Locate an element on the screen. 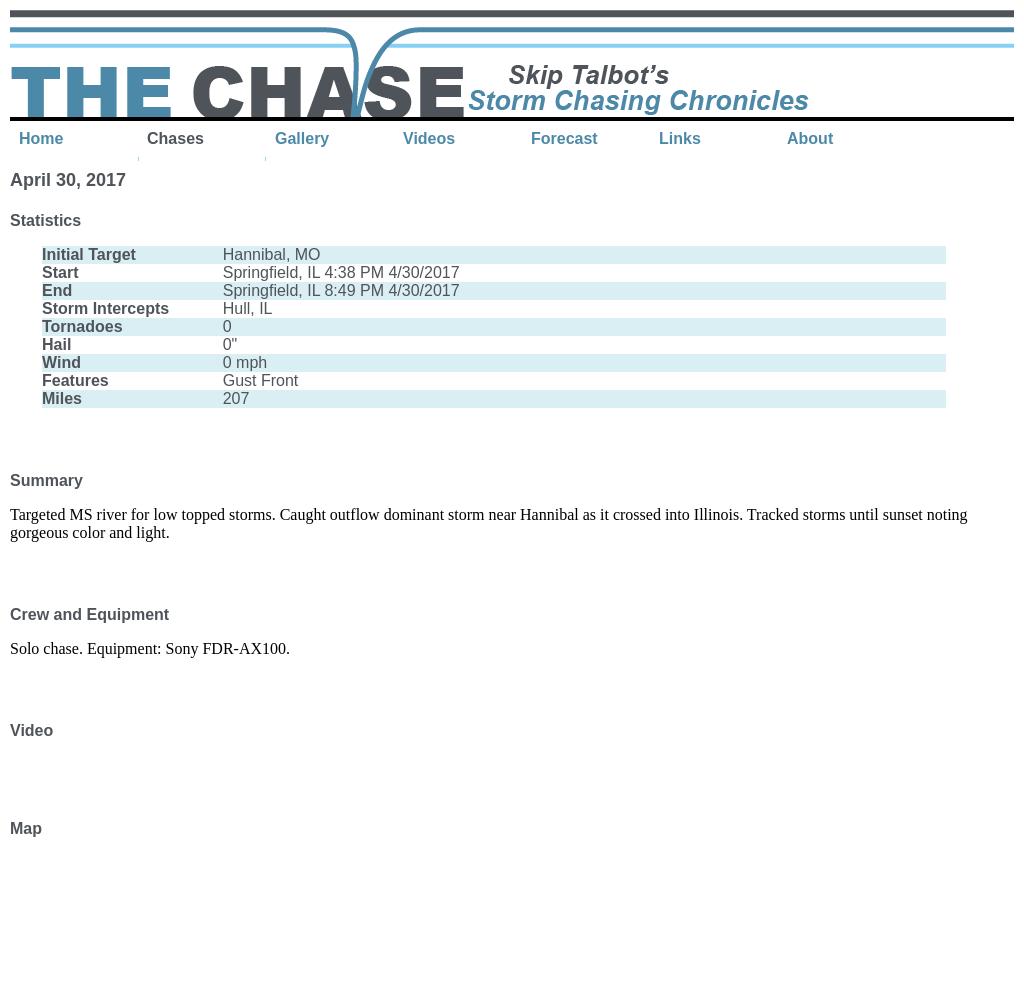 The width and height of the screenshot is (1024, 988). 'Hail' is located at coordinates (55, 344).